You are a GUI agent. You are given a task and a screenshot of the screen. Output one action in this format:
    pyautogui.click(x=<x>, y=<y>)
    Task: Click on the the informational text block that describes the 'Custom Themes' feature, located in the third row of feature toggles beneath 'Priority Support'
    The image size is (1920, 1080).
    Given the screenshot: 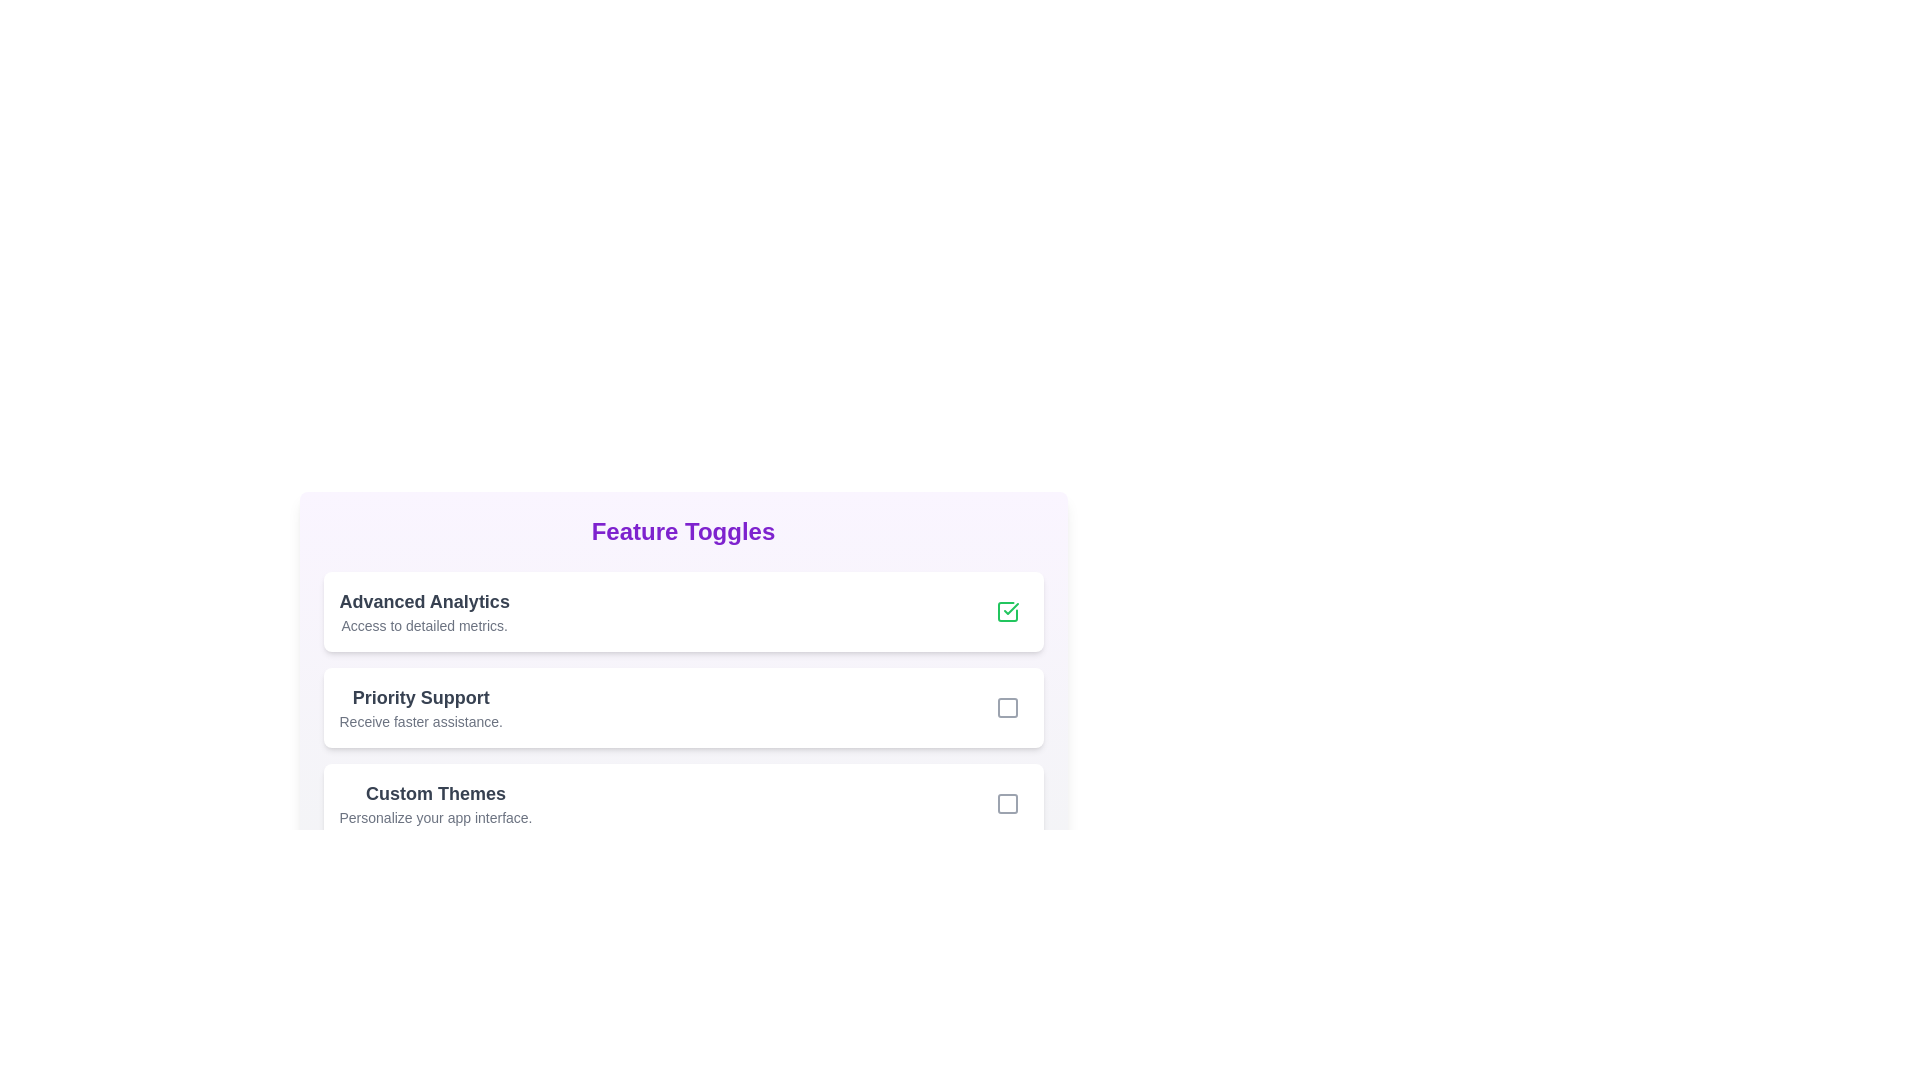 What is the action you would take?
    pyautogui.click(x=435, y=802)
    